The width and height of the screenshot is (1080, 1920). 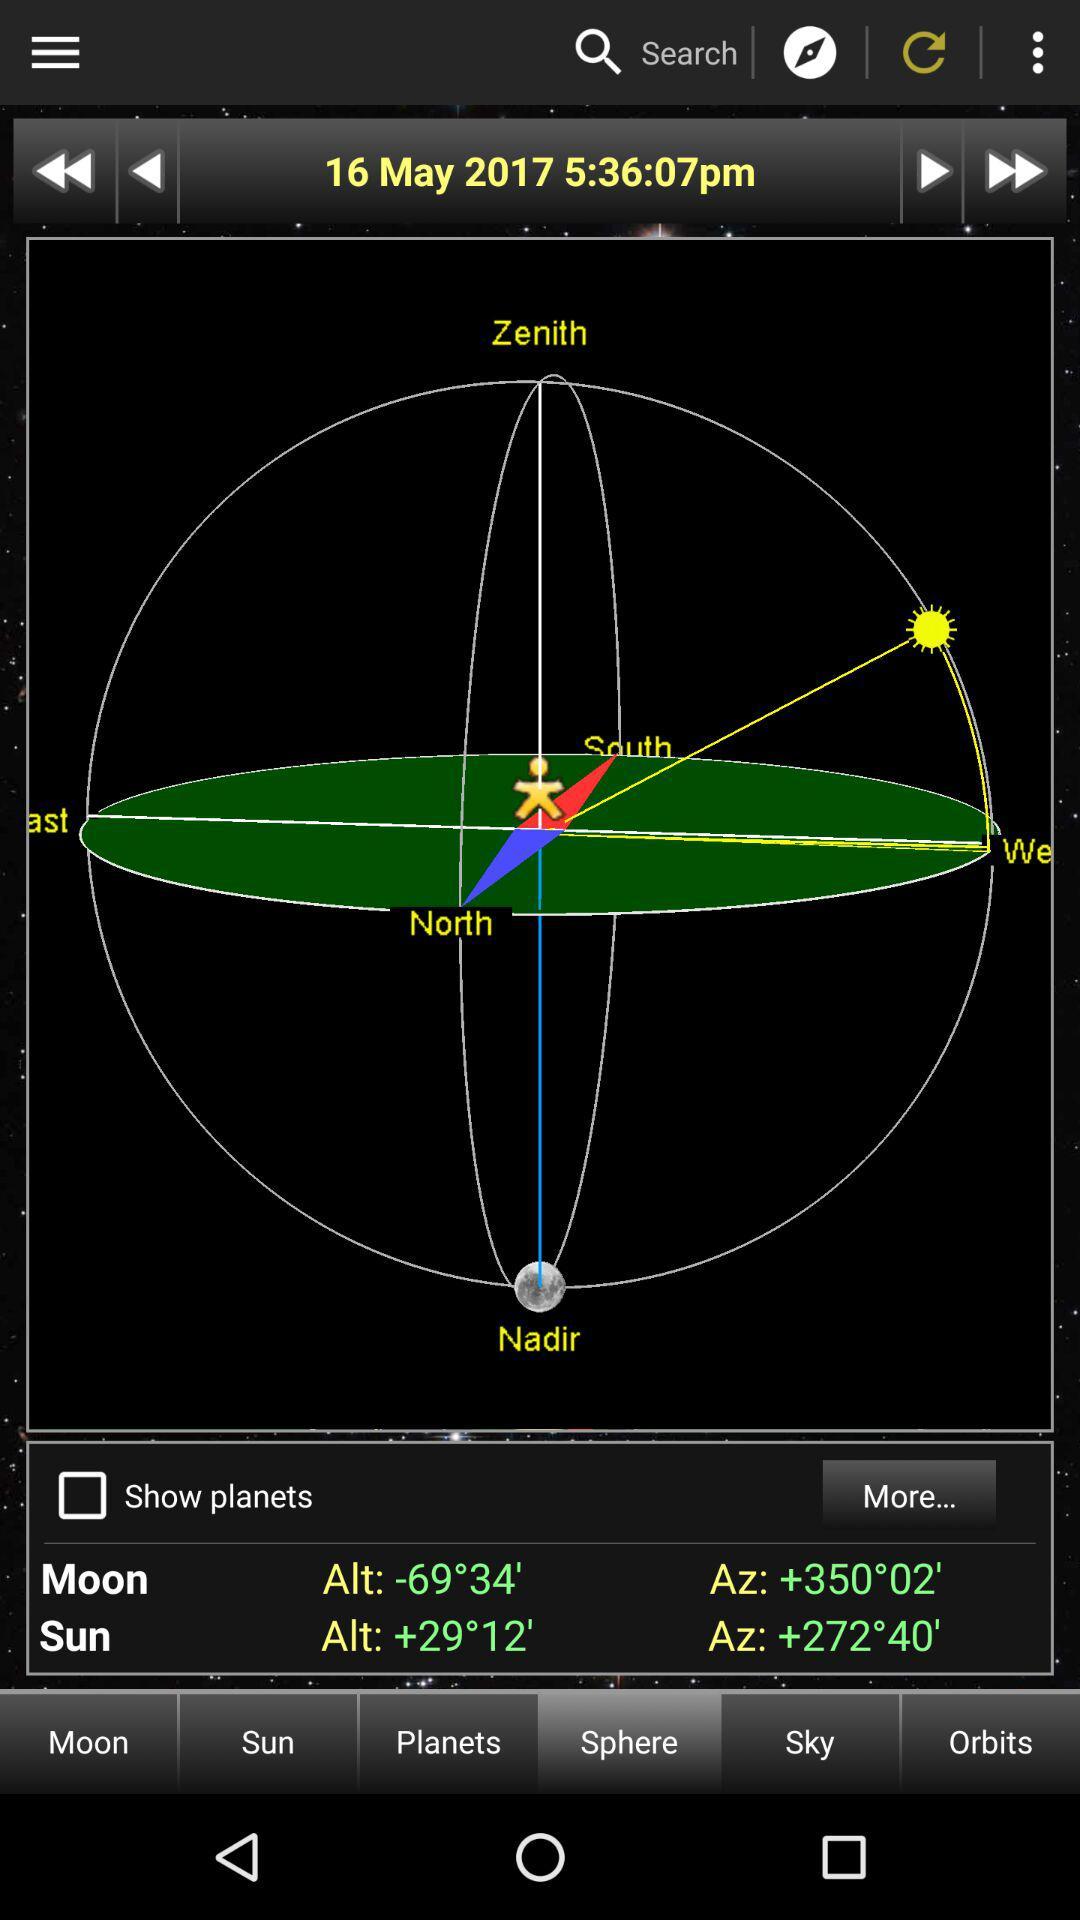 What do you see at coordinates (924, 52) in the screenshot?
I see `the refresh icon` at bounding box center [924, 52].